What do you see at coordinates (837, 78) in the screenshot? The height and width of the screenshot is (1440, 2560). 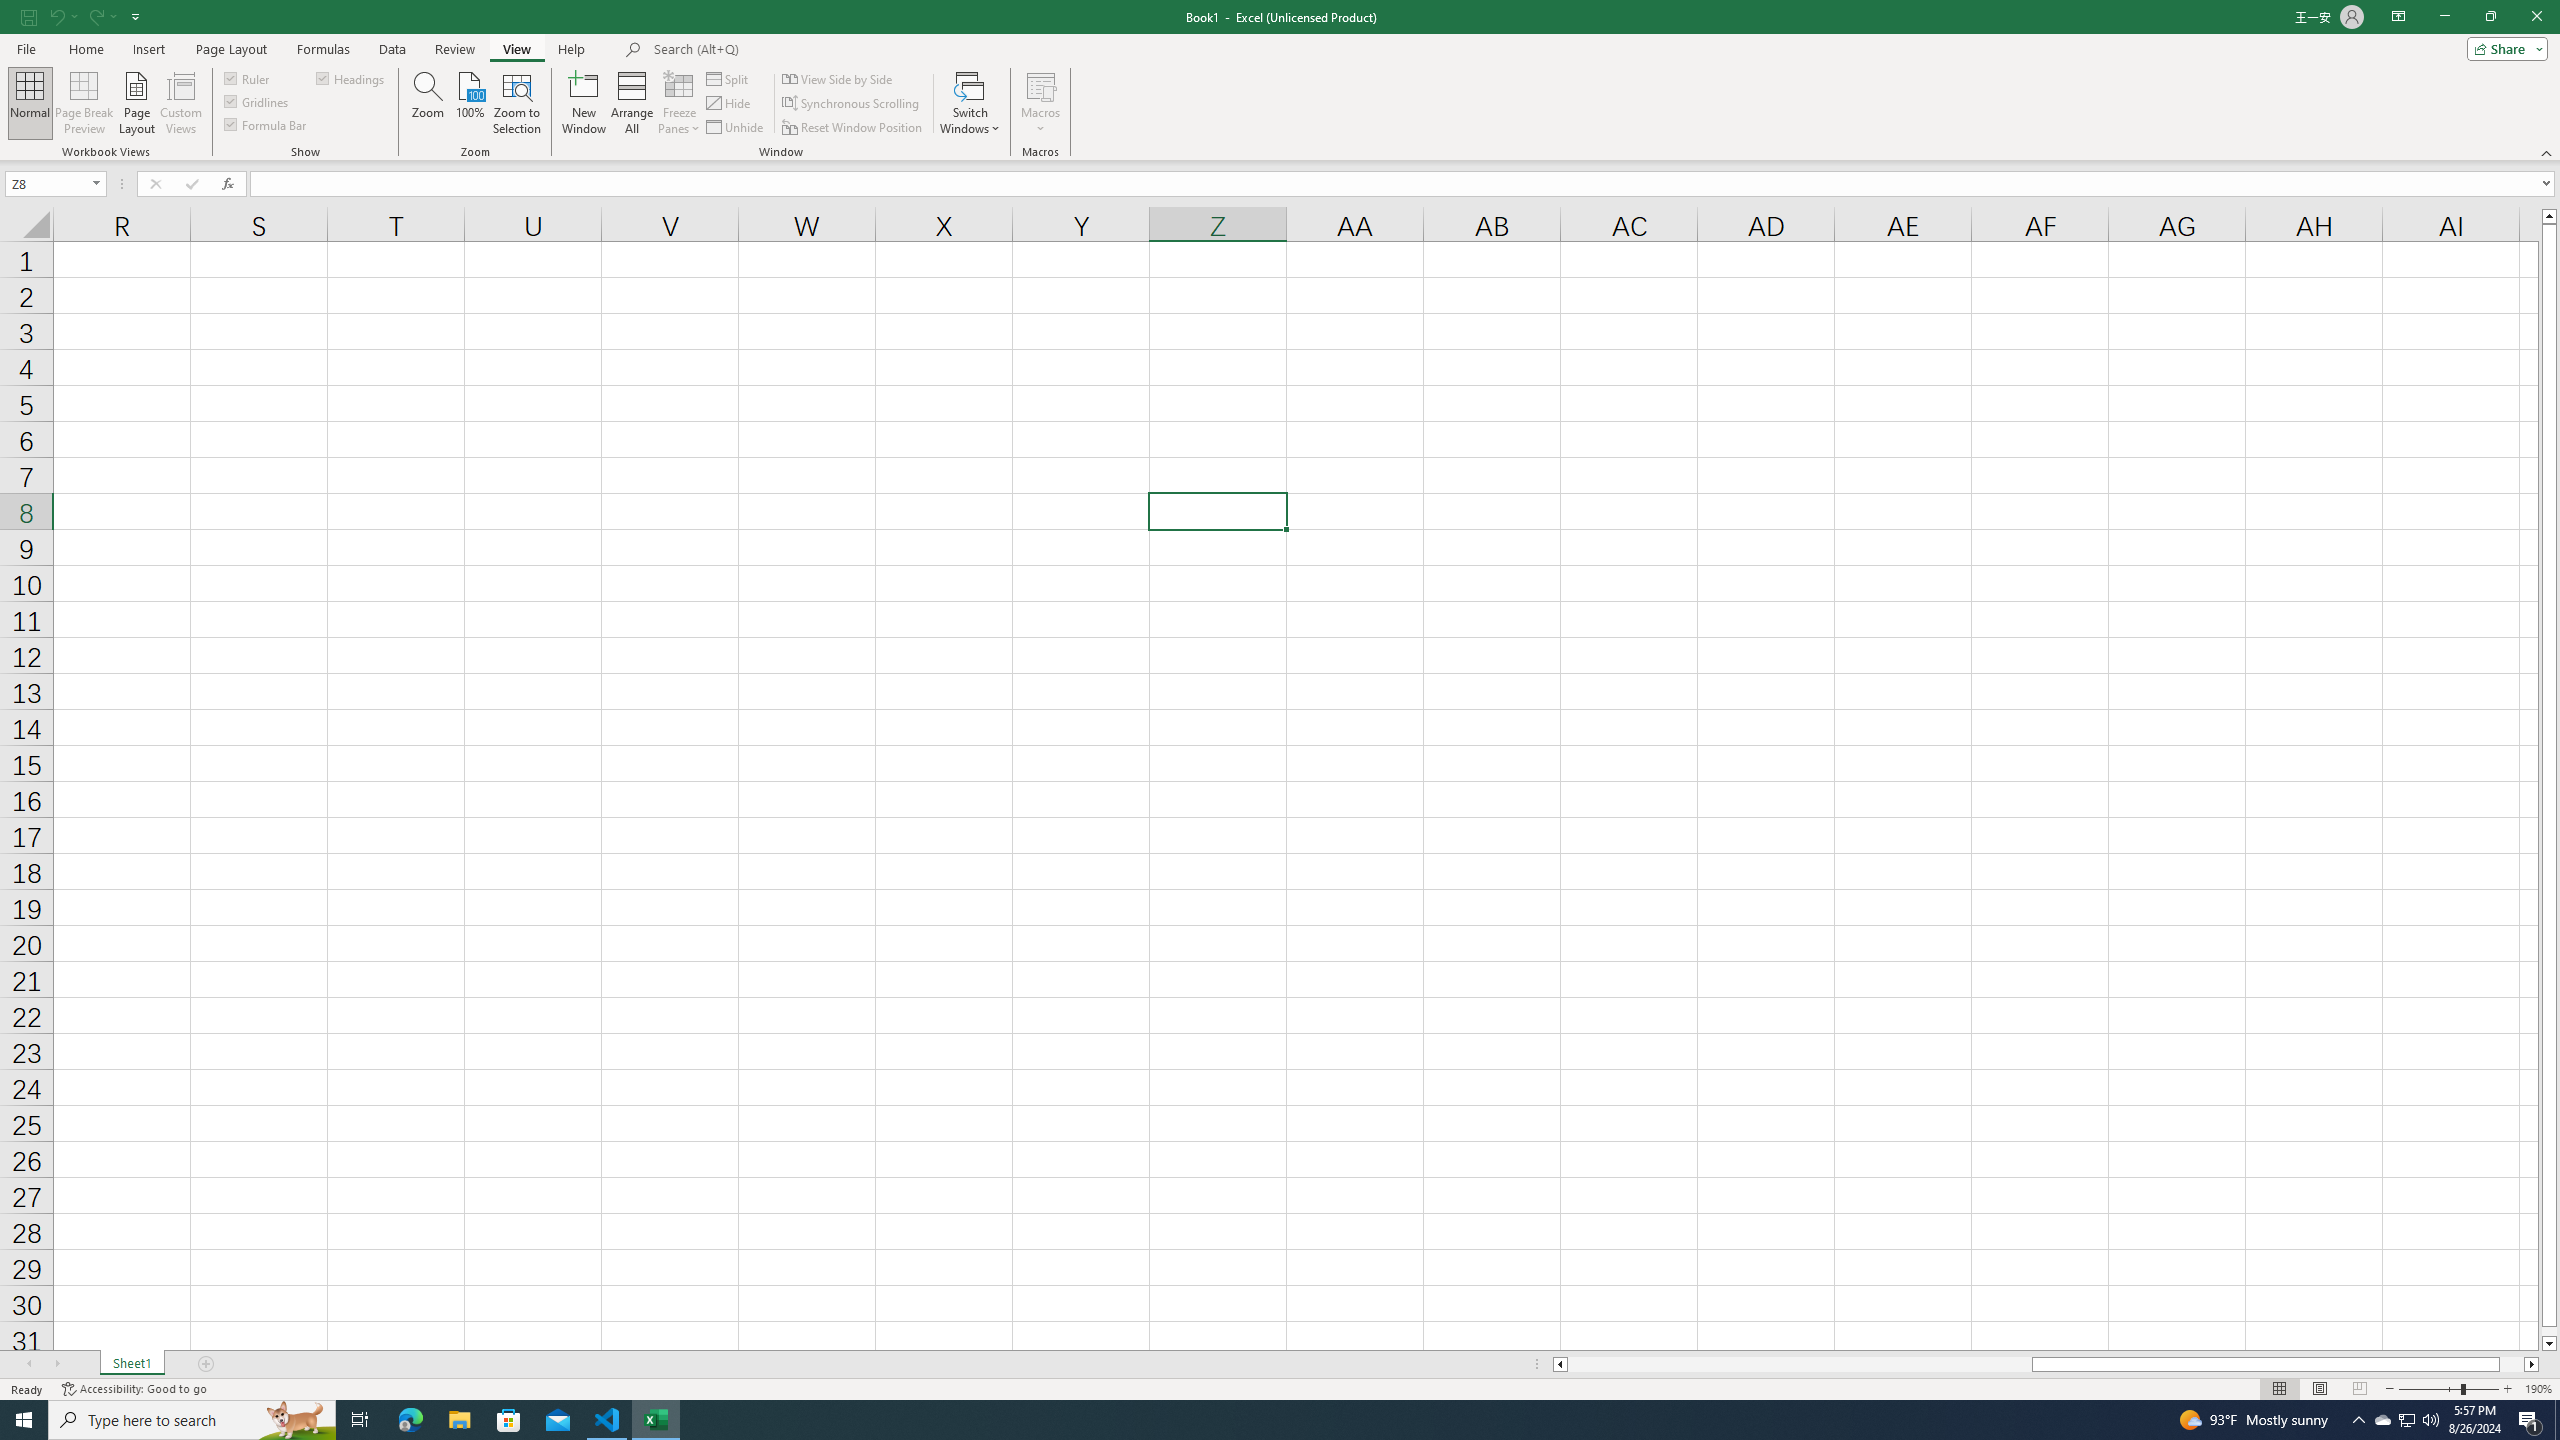 I see `'View Side by Side'` at bounding box center [837, 78].